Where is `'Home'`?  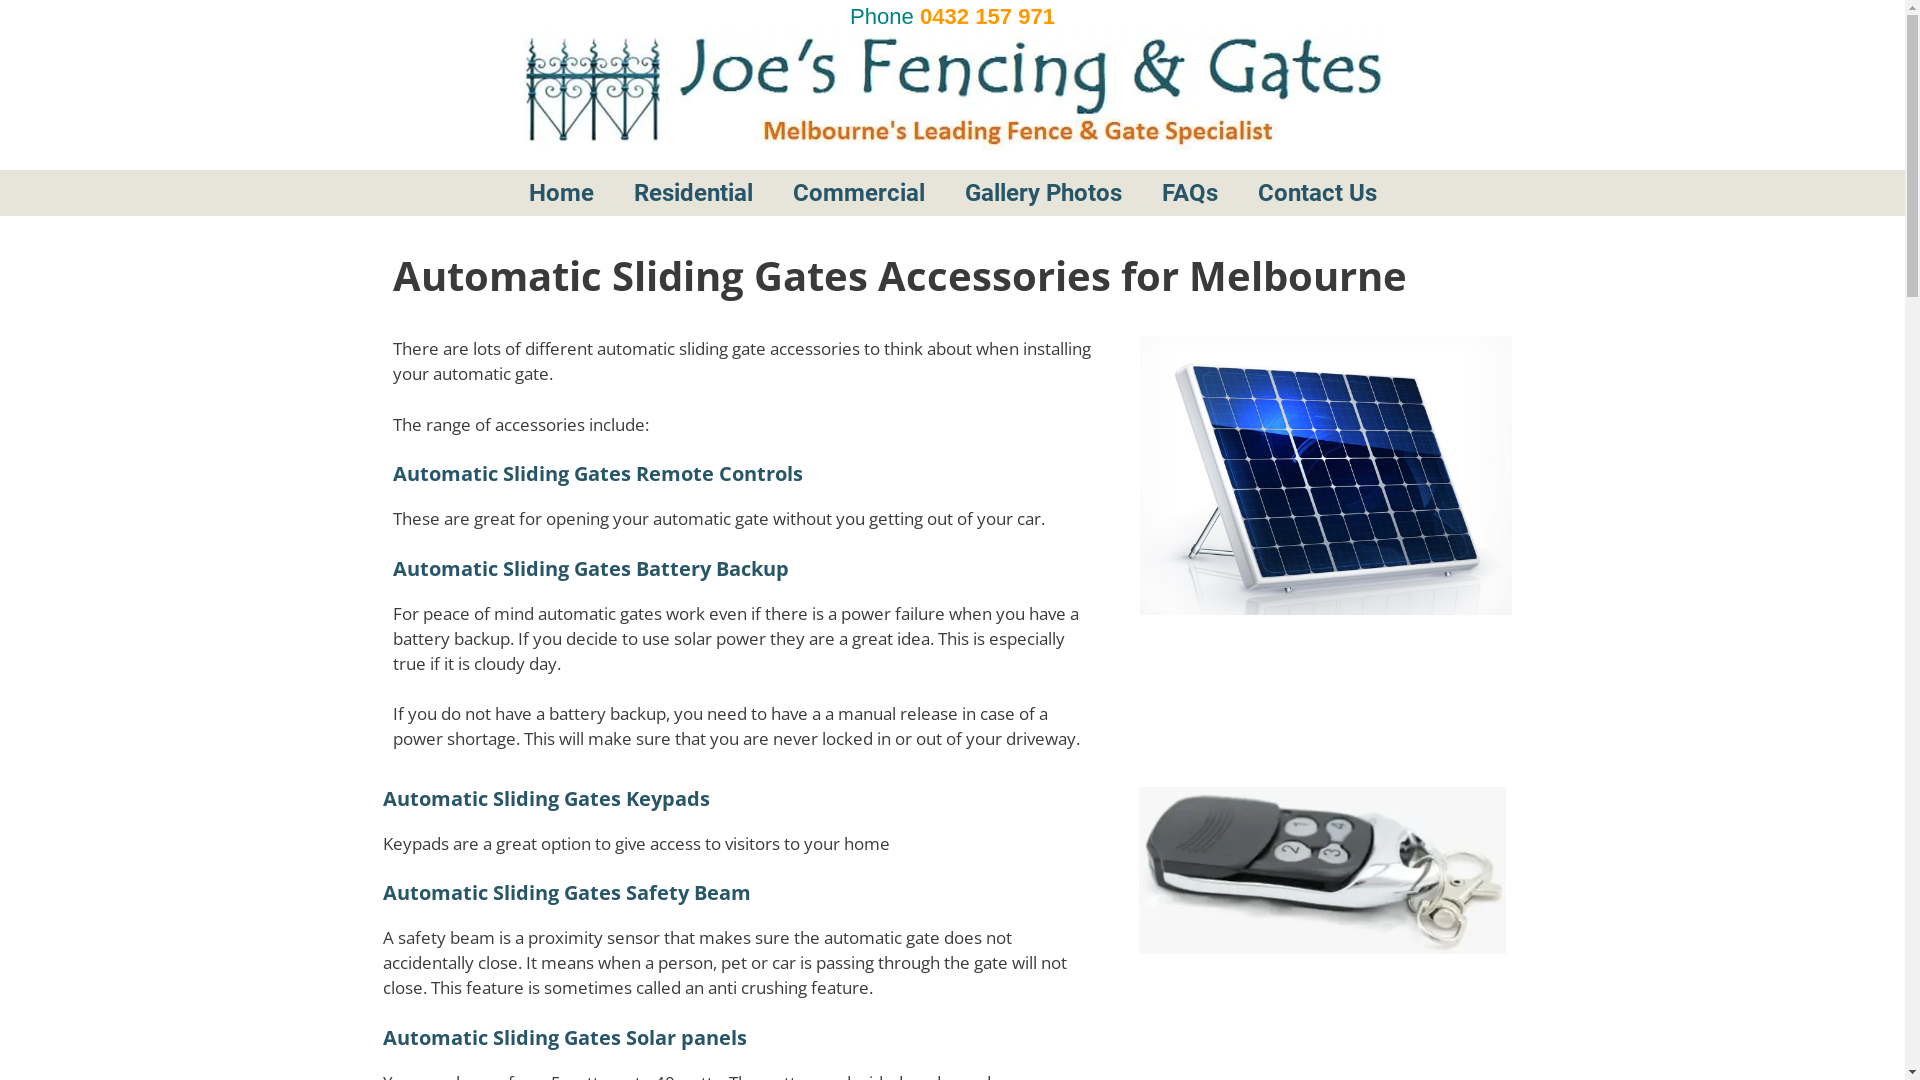 'Home' is located at coordinates (560, 192).